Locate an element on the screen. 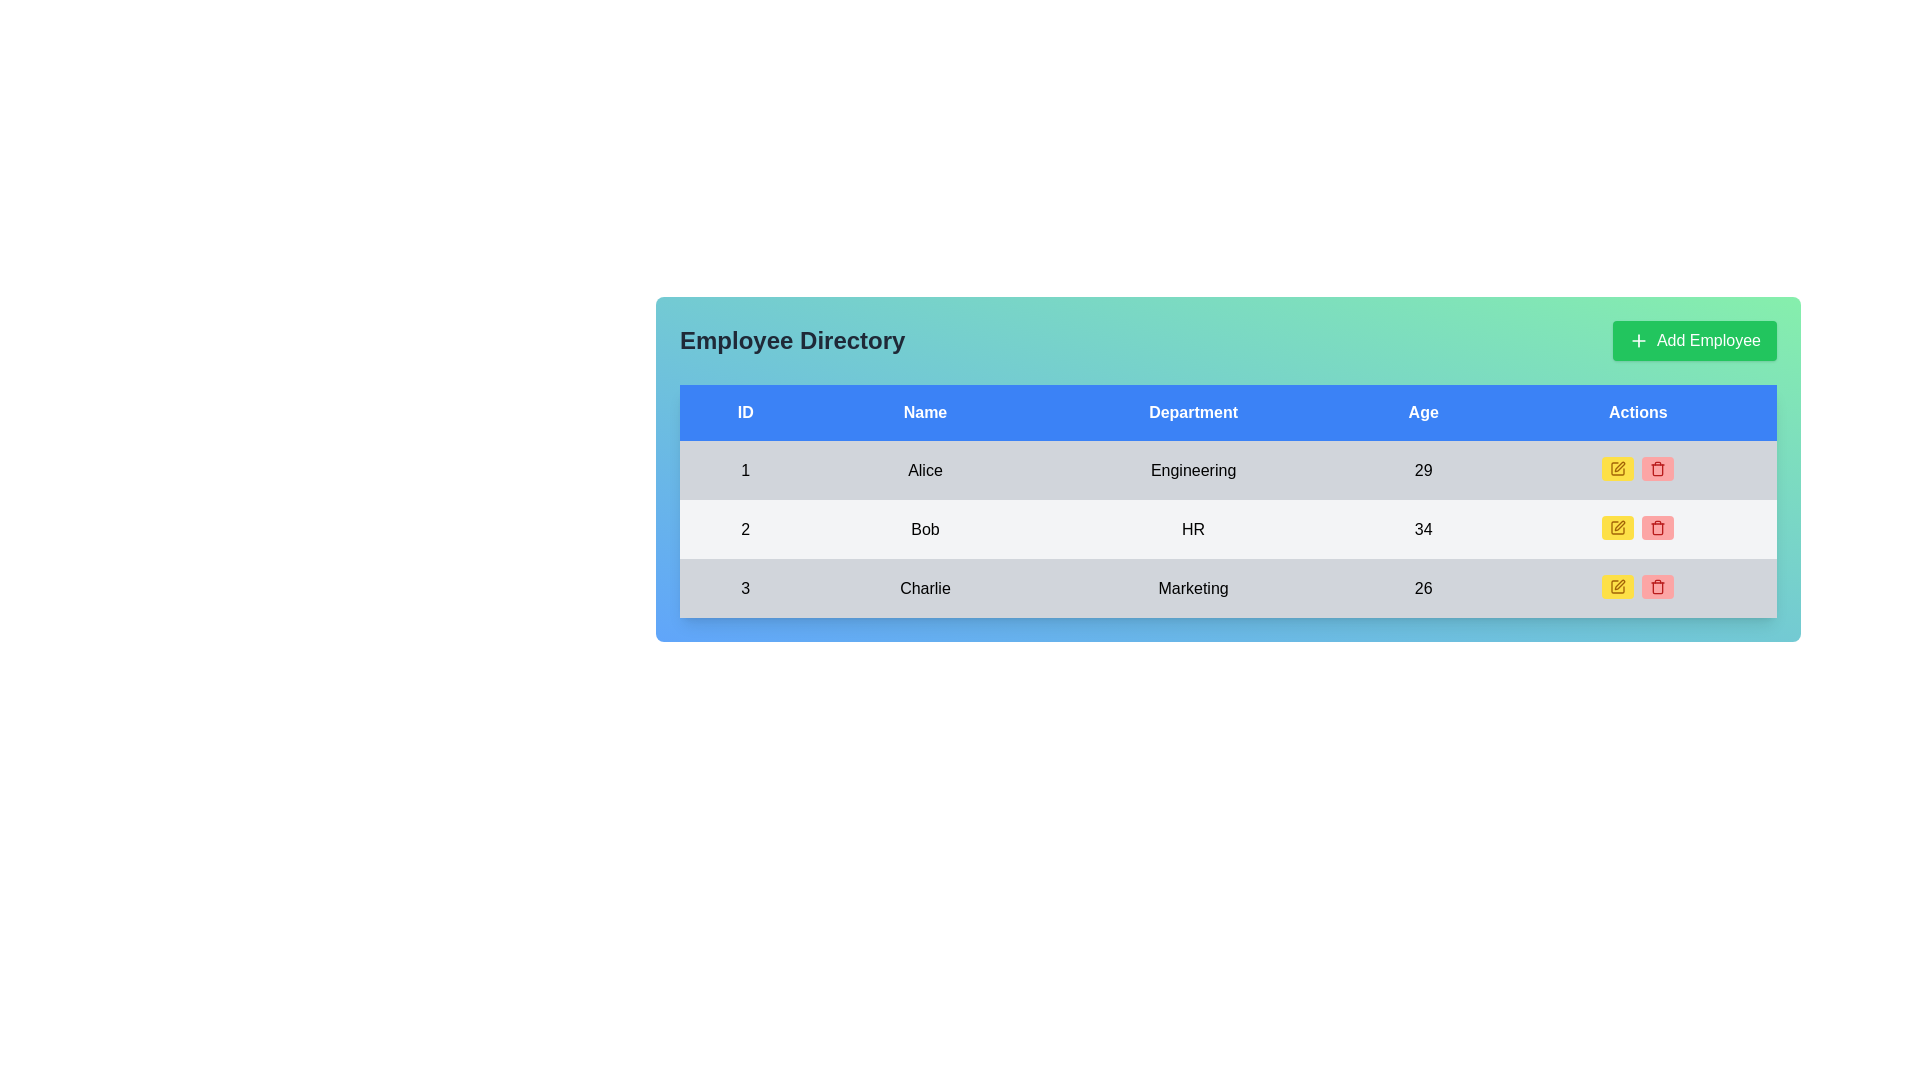  the white plus ('+') icon within the green 'Add Employee' button located in the top-right corner of the interface to initiate an action is located at coordinates (1638, 339).